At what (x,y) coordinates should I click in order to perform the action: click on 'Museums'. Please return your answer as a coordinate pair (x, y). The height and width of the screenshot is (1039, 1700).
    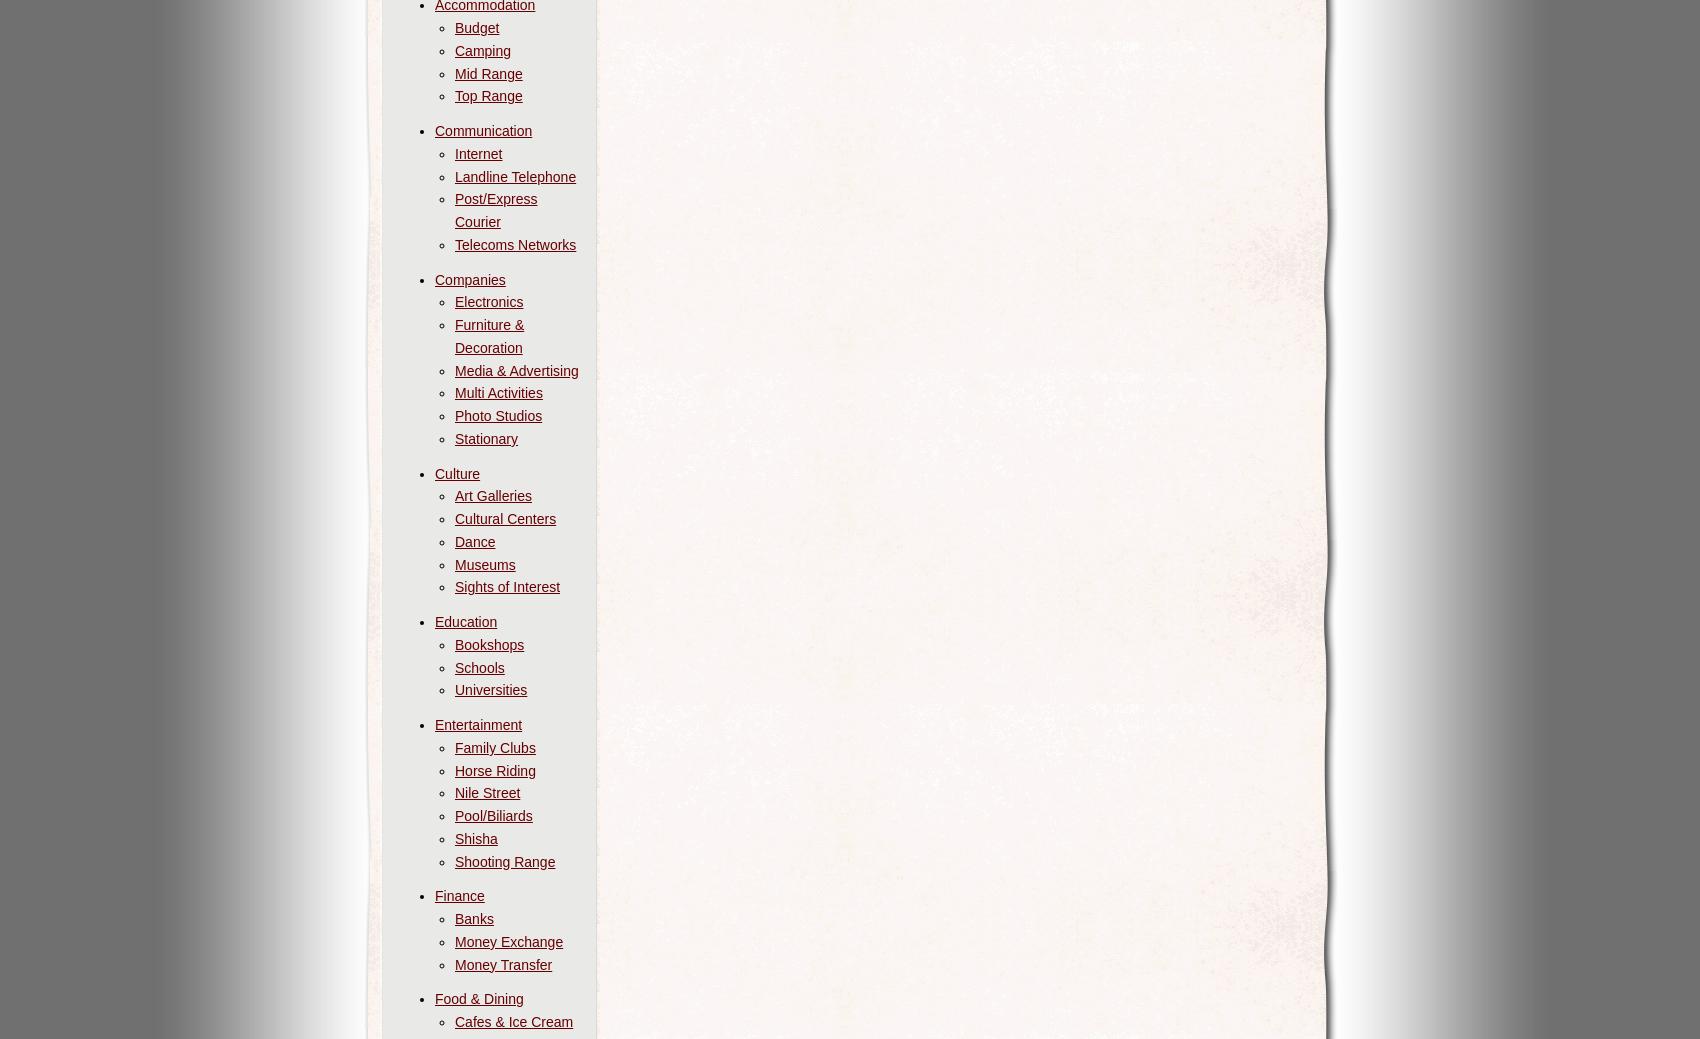
    Looking at the image, I should click on (485, 563).